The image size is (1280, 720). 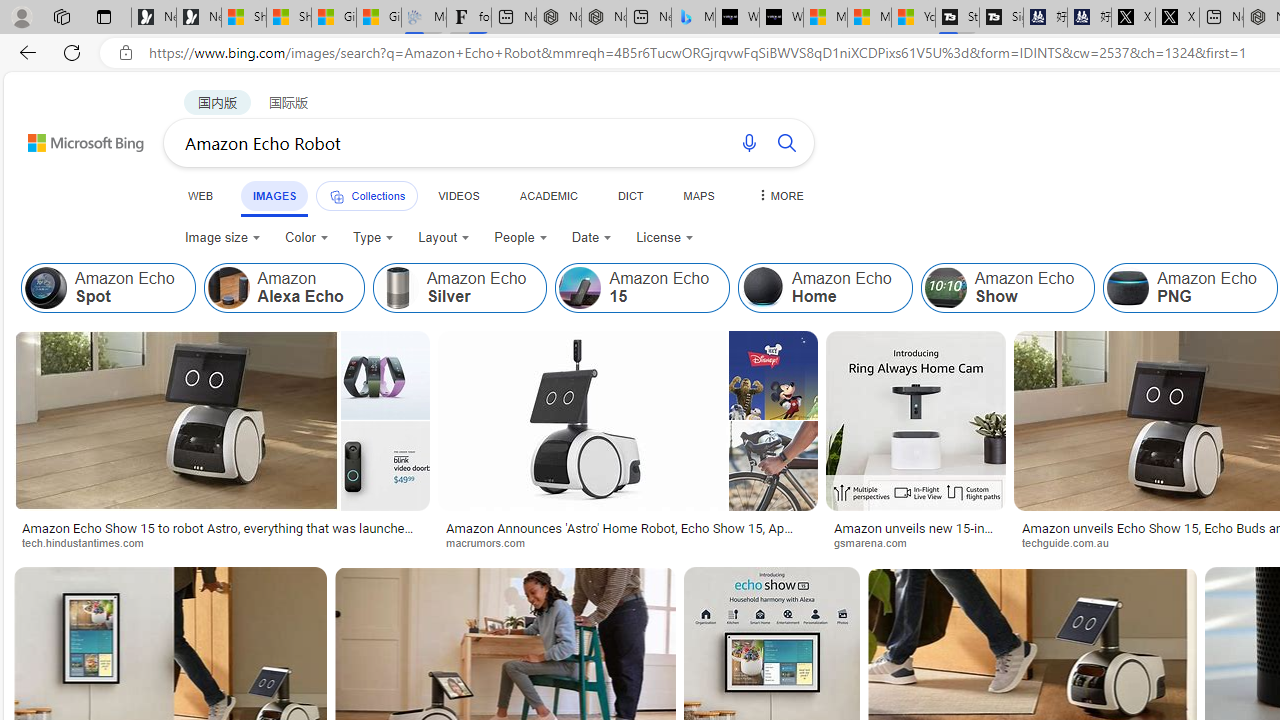 I want to click on 'X', so click(x=1177, y=17).